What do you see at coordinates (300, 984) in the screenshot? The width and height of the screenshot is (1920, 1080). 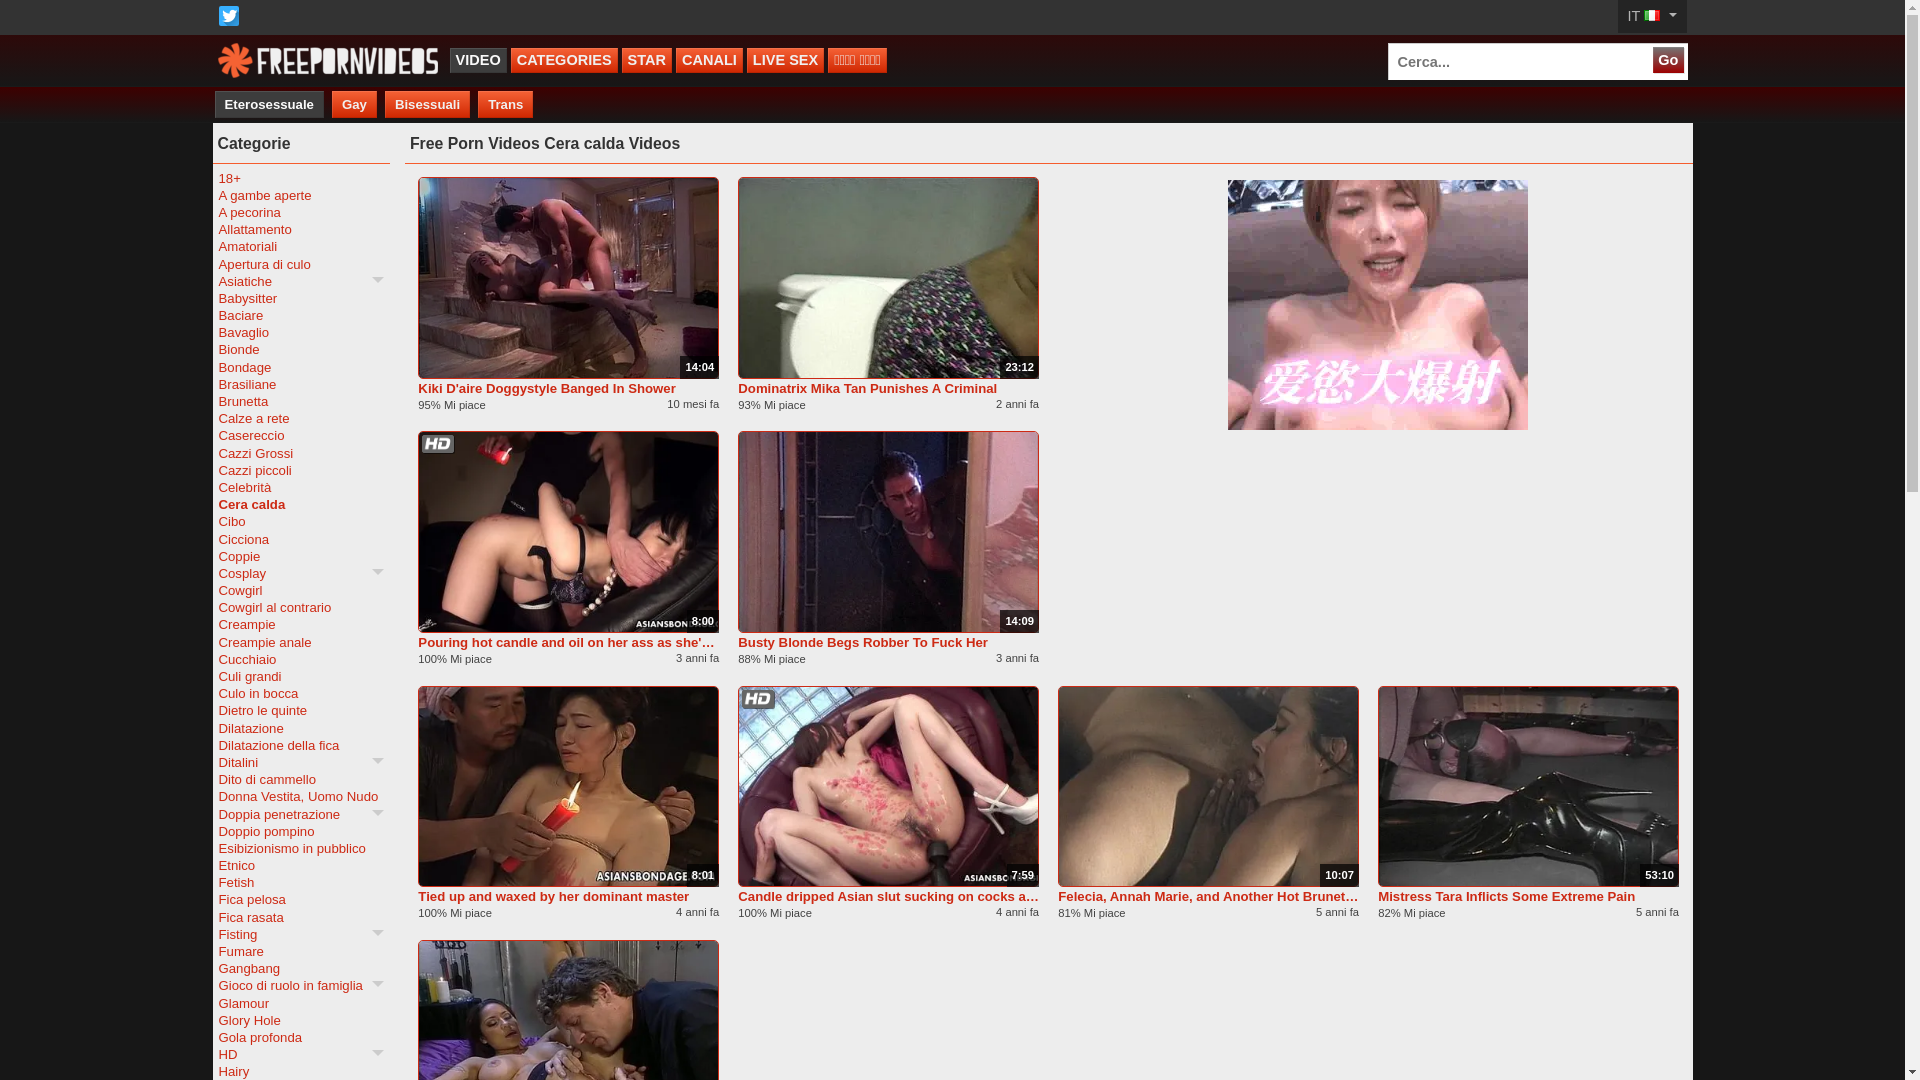 I see `'Gioco di ruolo in famiglia'` at bounding box center [300, 984].